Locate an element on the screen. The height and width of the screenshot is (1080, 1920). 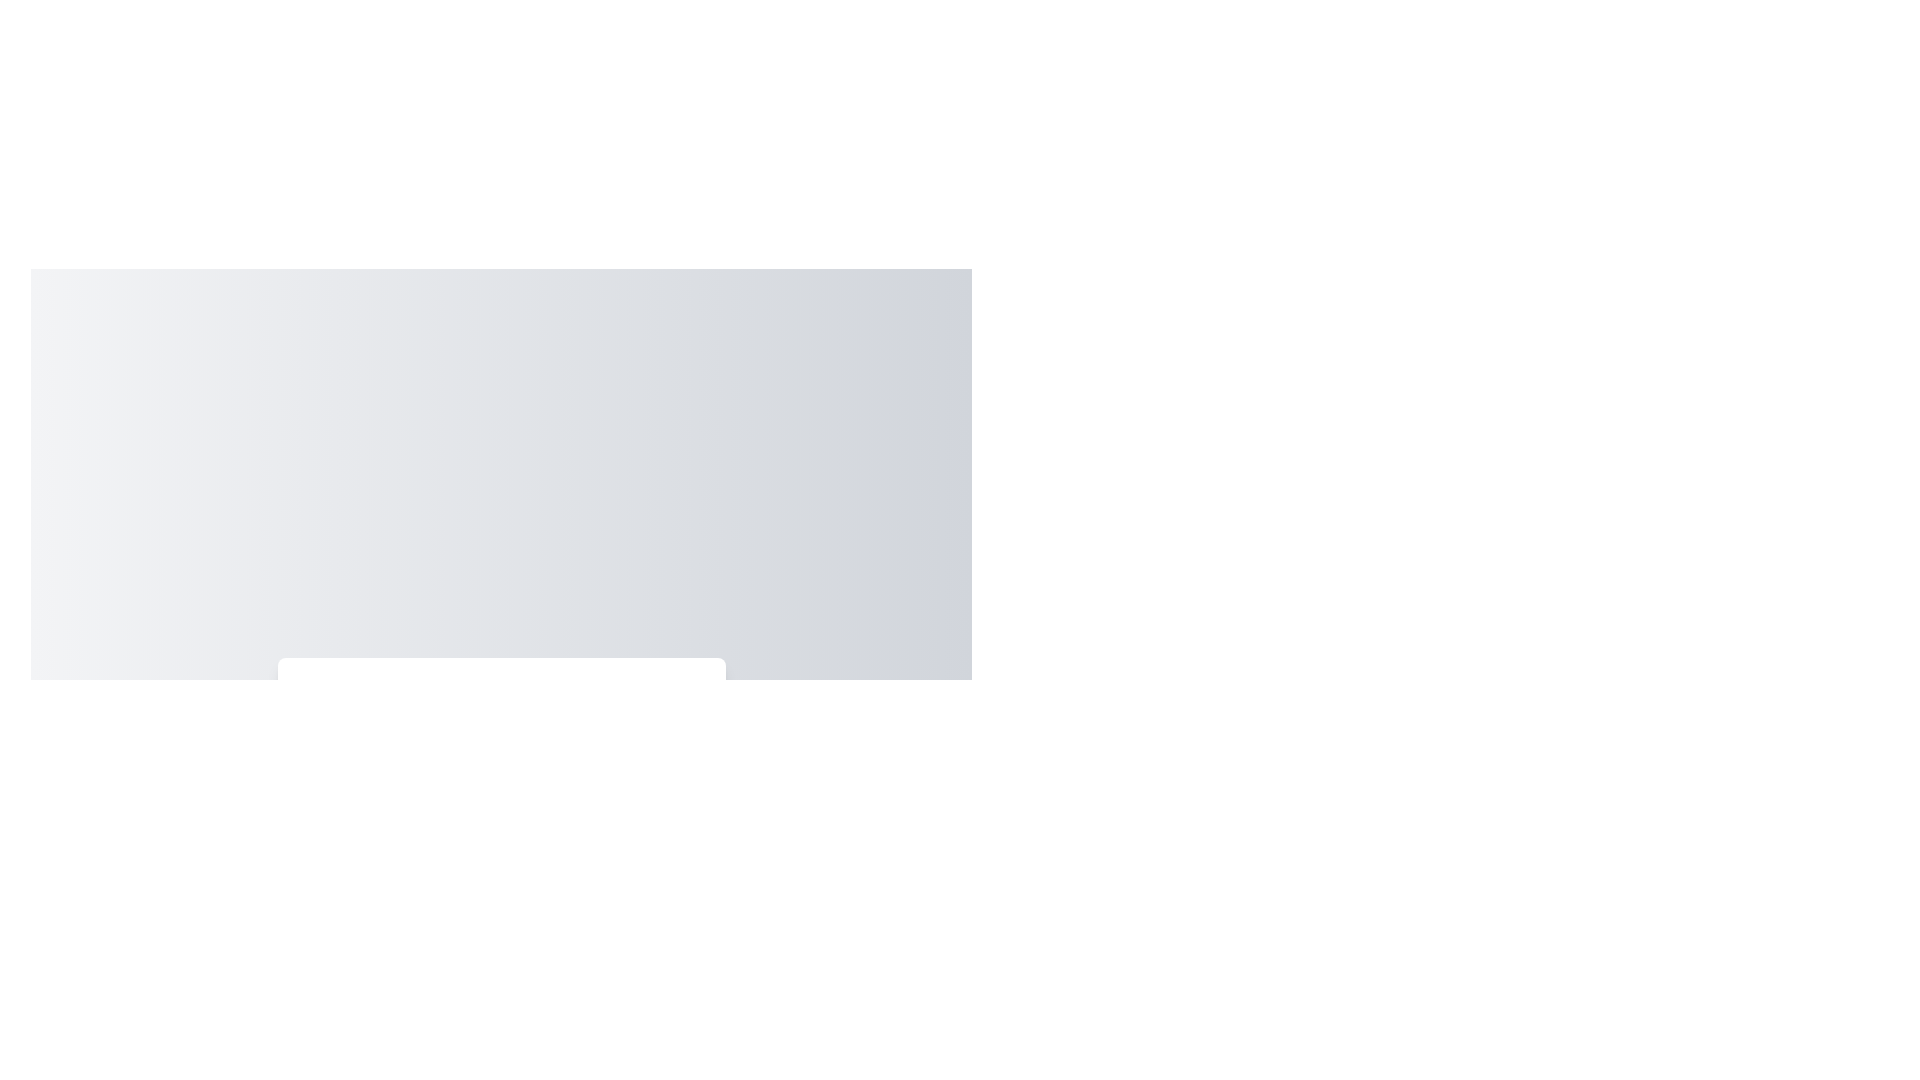
the slider to set the streaming quality to 1199p is located at coordinates (611, 794).